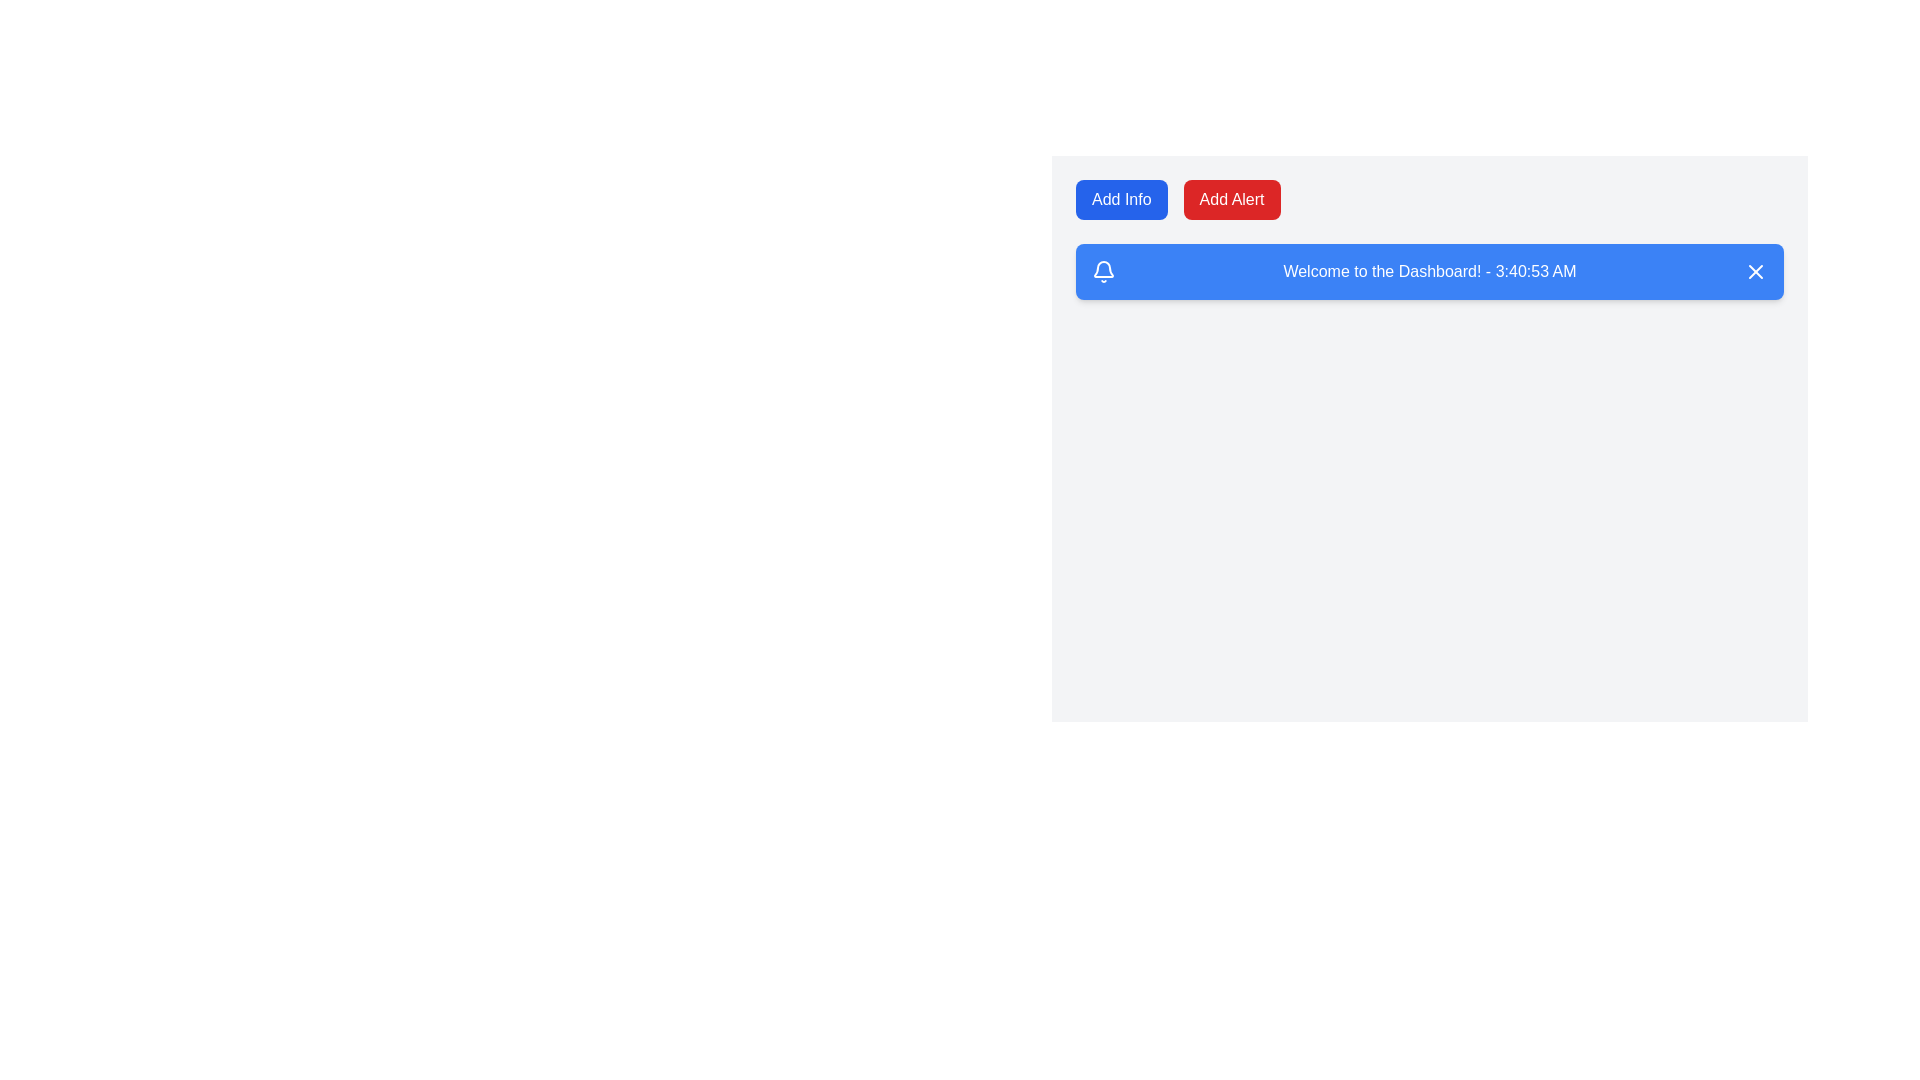  Describe the element at coordinates (1103, 272) in the screenshot. I see `the bell-shaped notification icon outlined in minimalistic lines, located within the blue notification card near the text 'Welcome to the Dashboard! - 3:40:53 AM'` at that location.